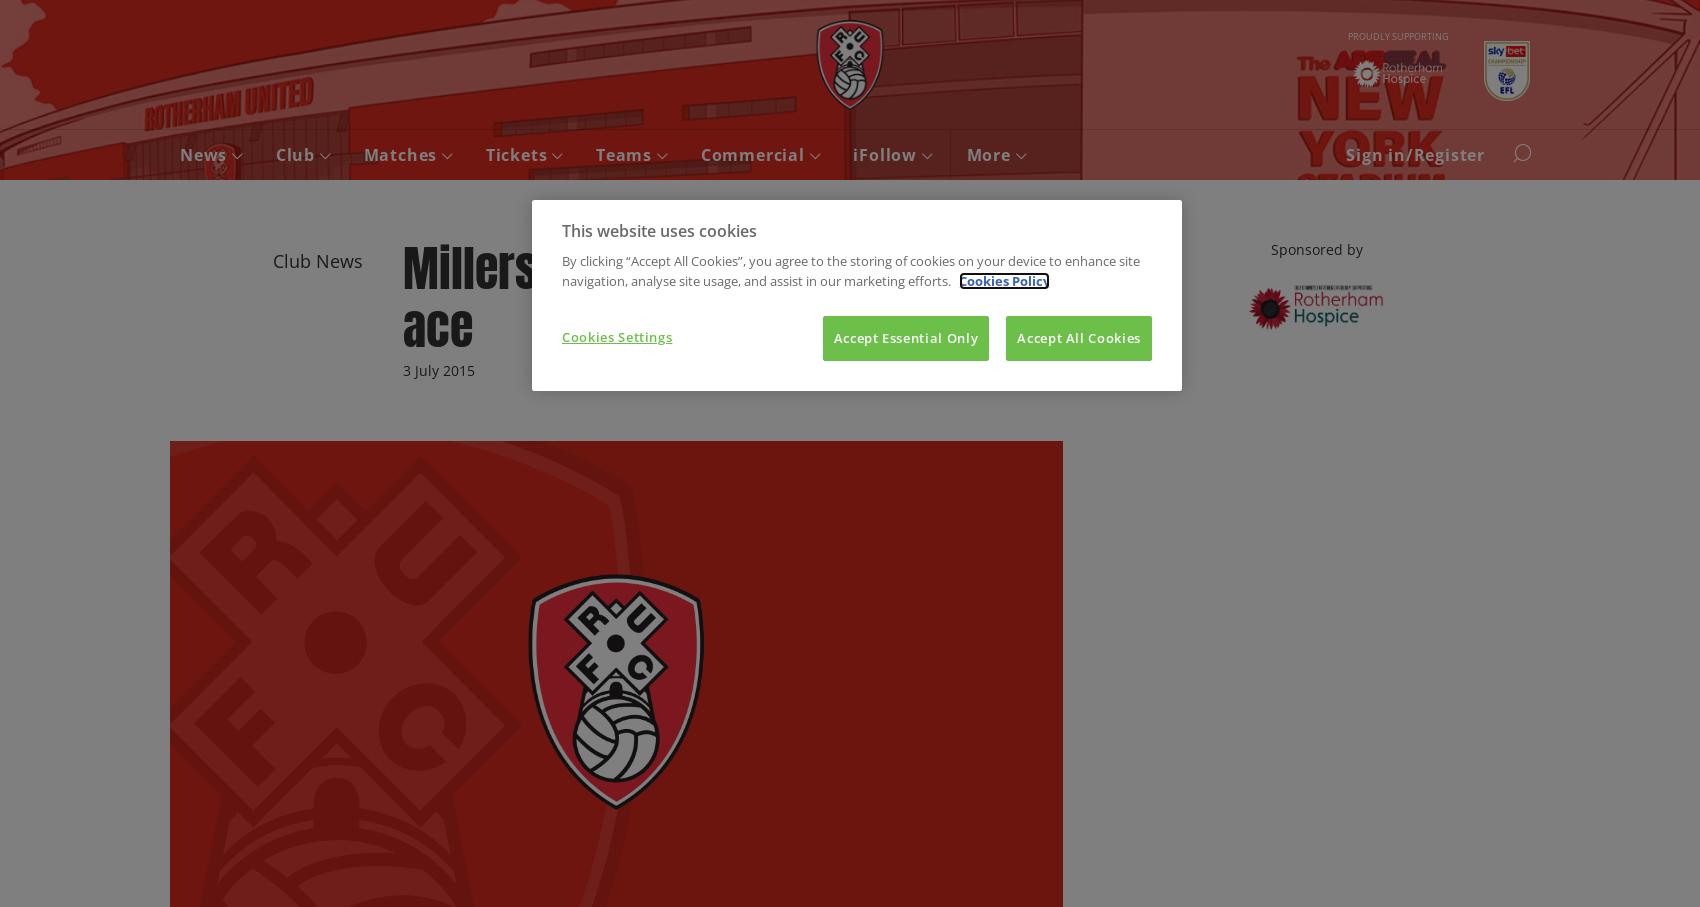 Image resolution: width=1700 pixels, height=907 pixels. What do you see at coordinates (296, 155) in the screenshot?
I see `'Club'` at bounding box center [296, 155].